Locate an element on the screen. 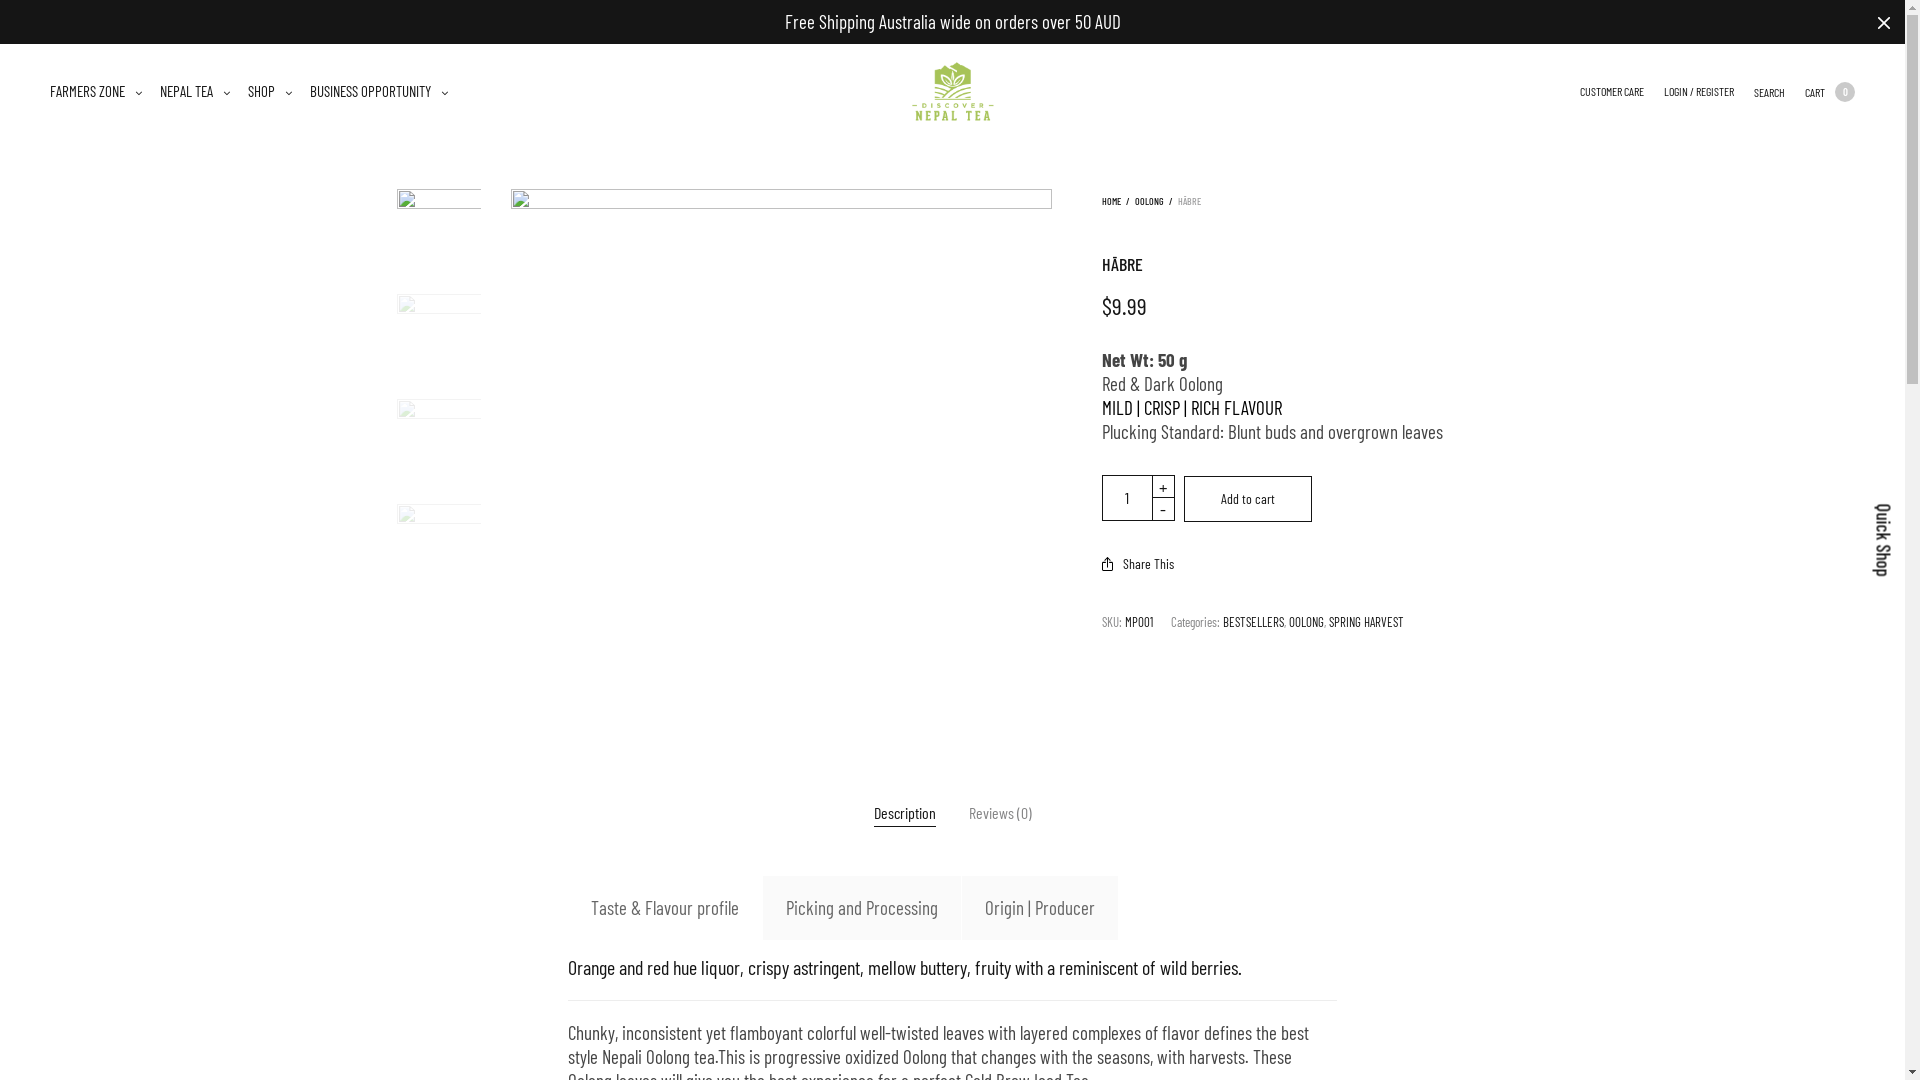 The height and width of the screenshot is (1080, 1920). 'Qty' is located at coordinates (1101, 496).